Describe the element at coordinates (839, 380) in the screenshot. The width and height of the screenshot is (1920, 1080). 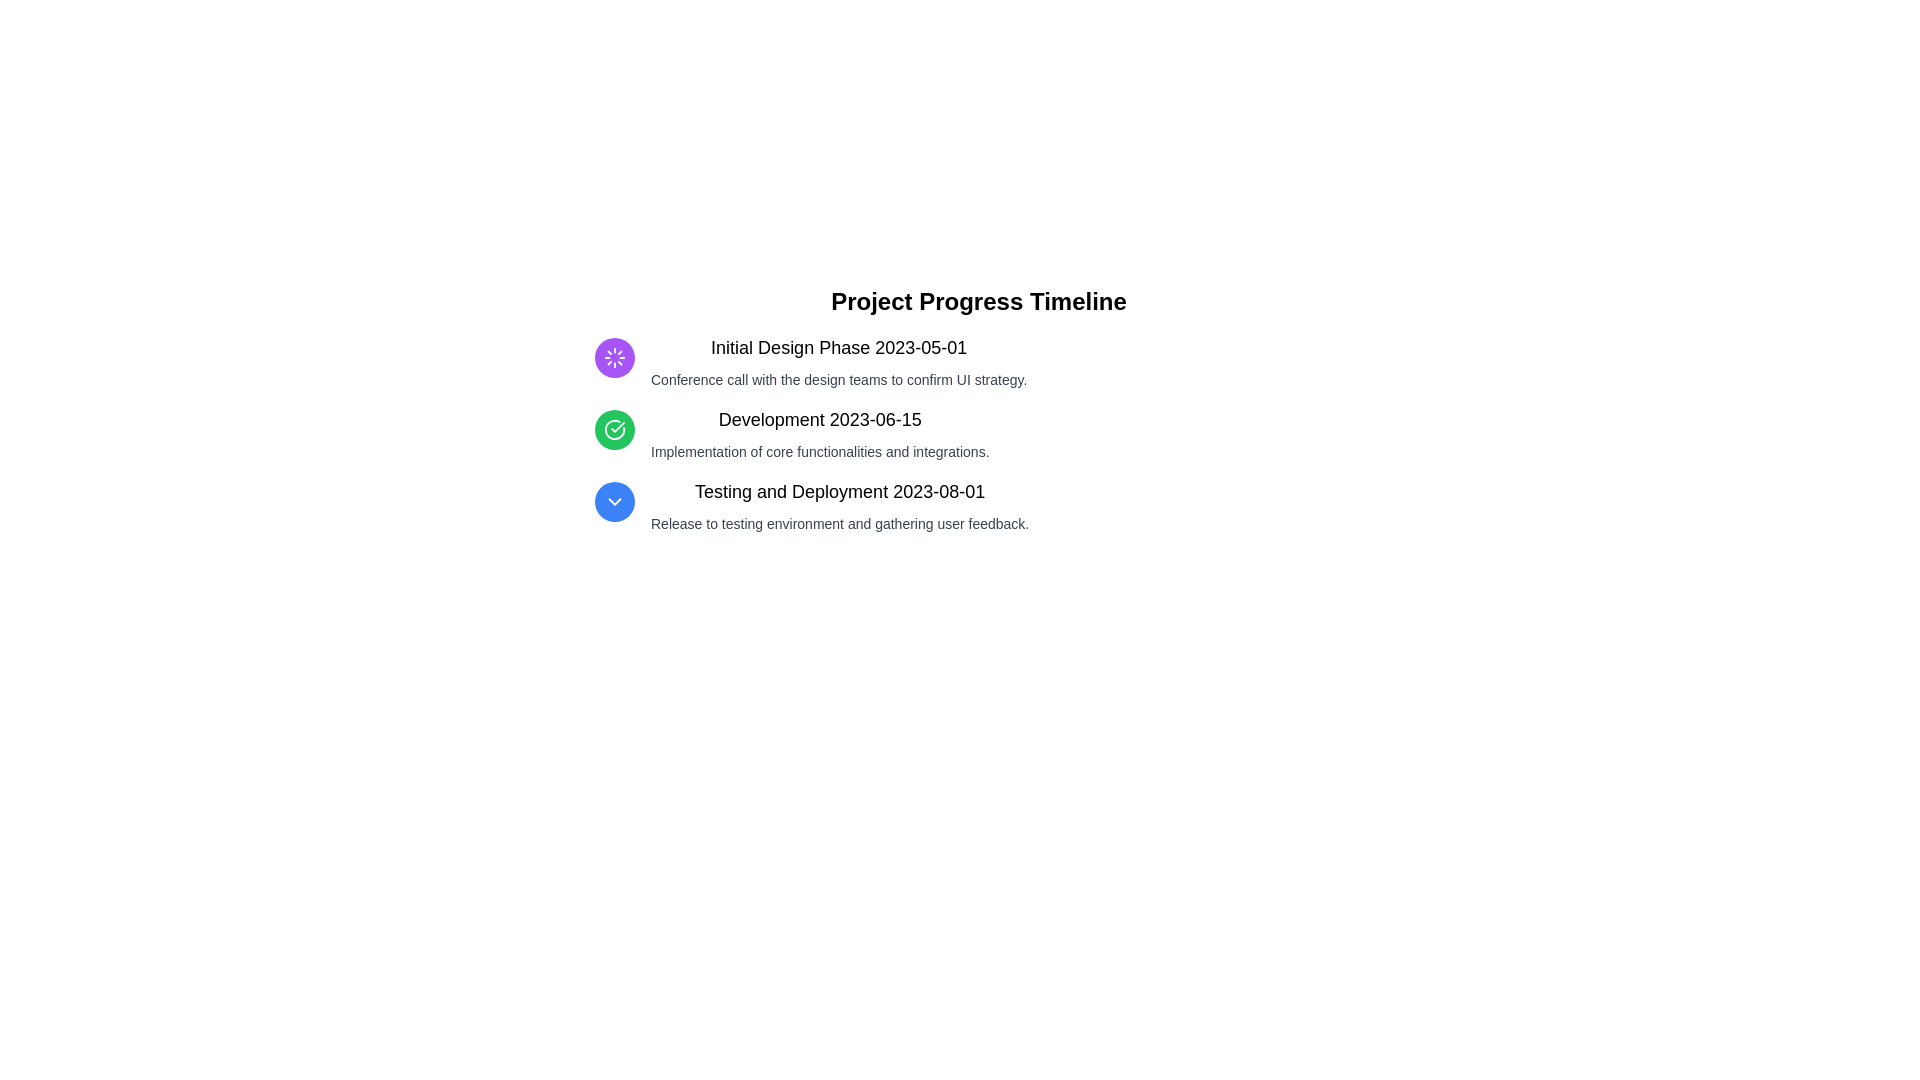
I see `the text label that says 'Conference call with the design teams to confirm UI strategy.' which is positioned below the heading 'Initial Design Phase 2023-05-01'` at that location.